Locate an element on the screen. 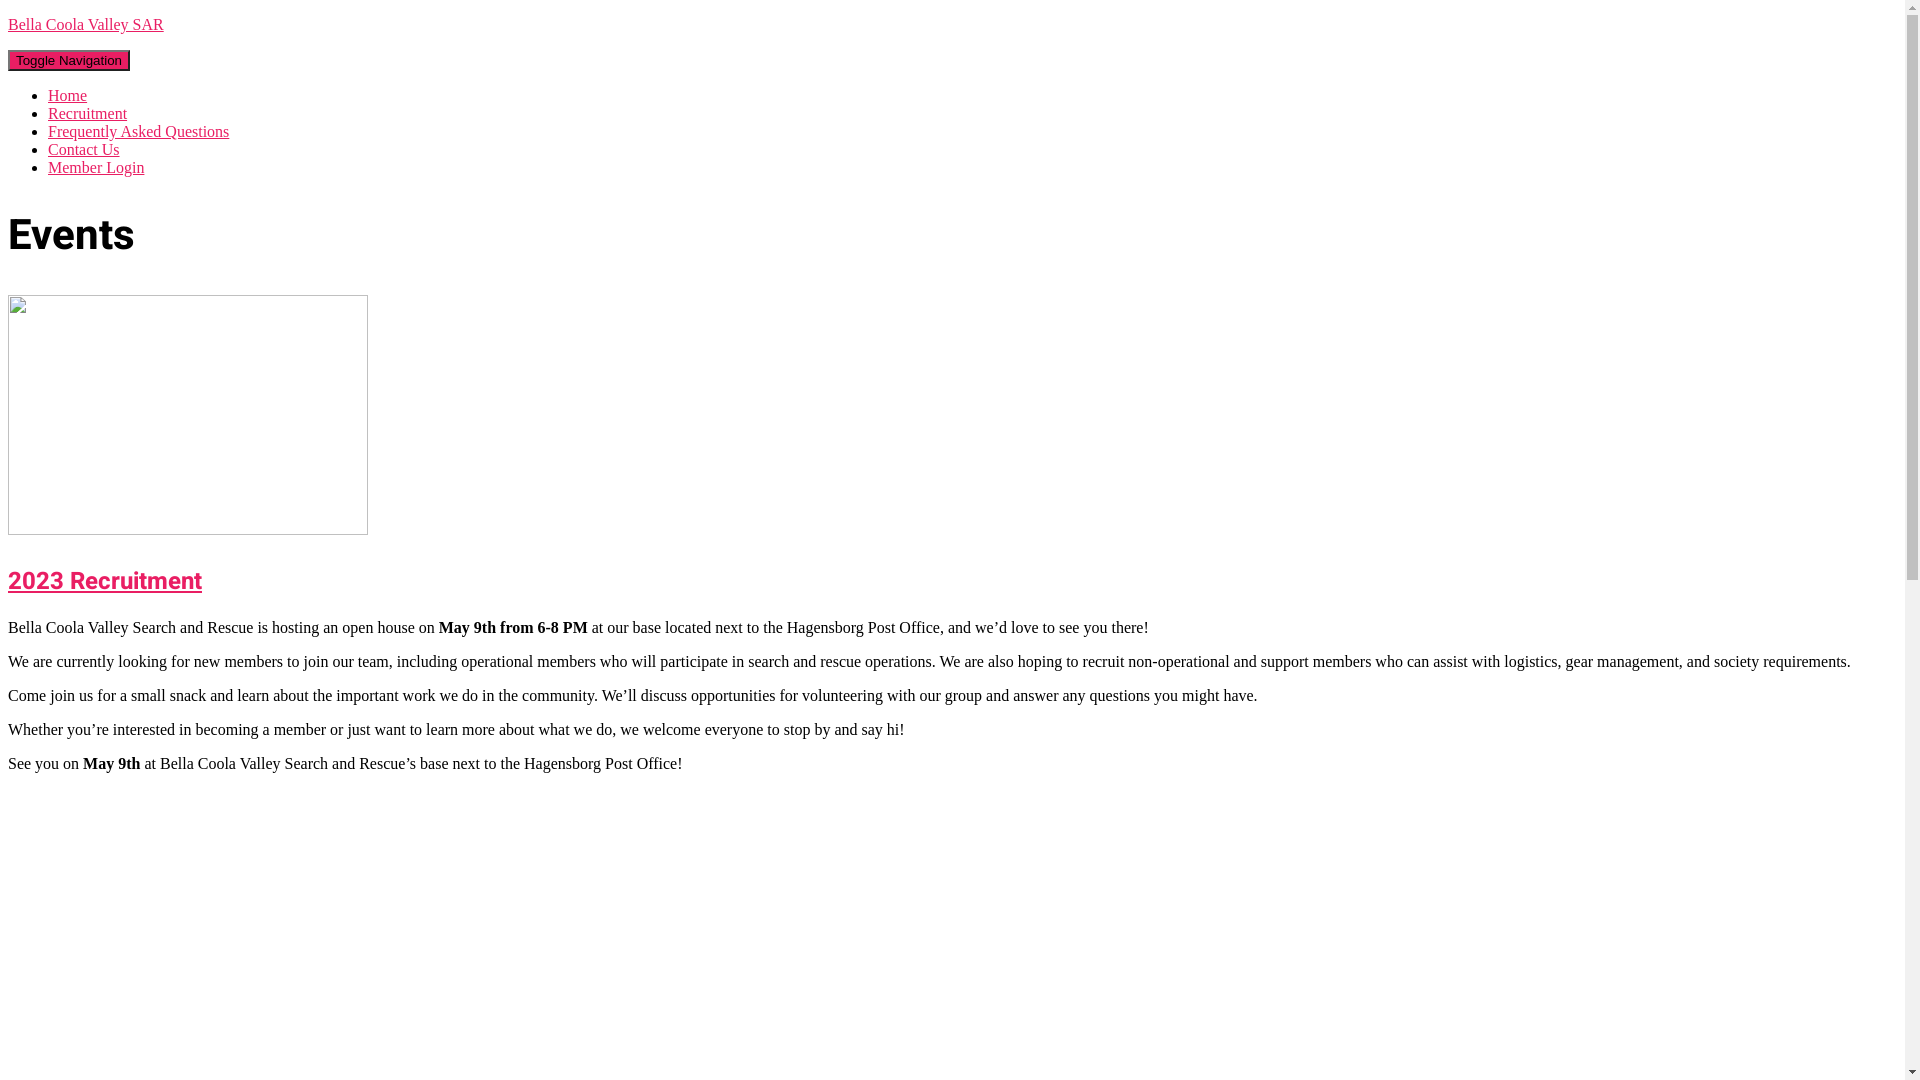  '2023 Recruitment' is located at coordinates (8, 581).